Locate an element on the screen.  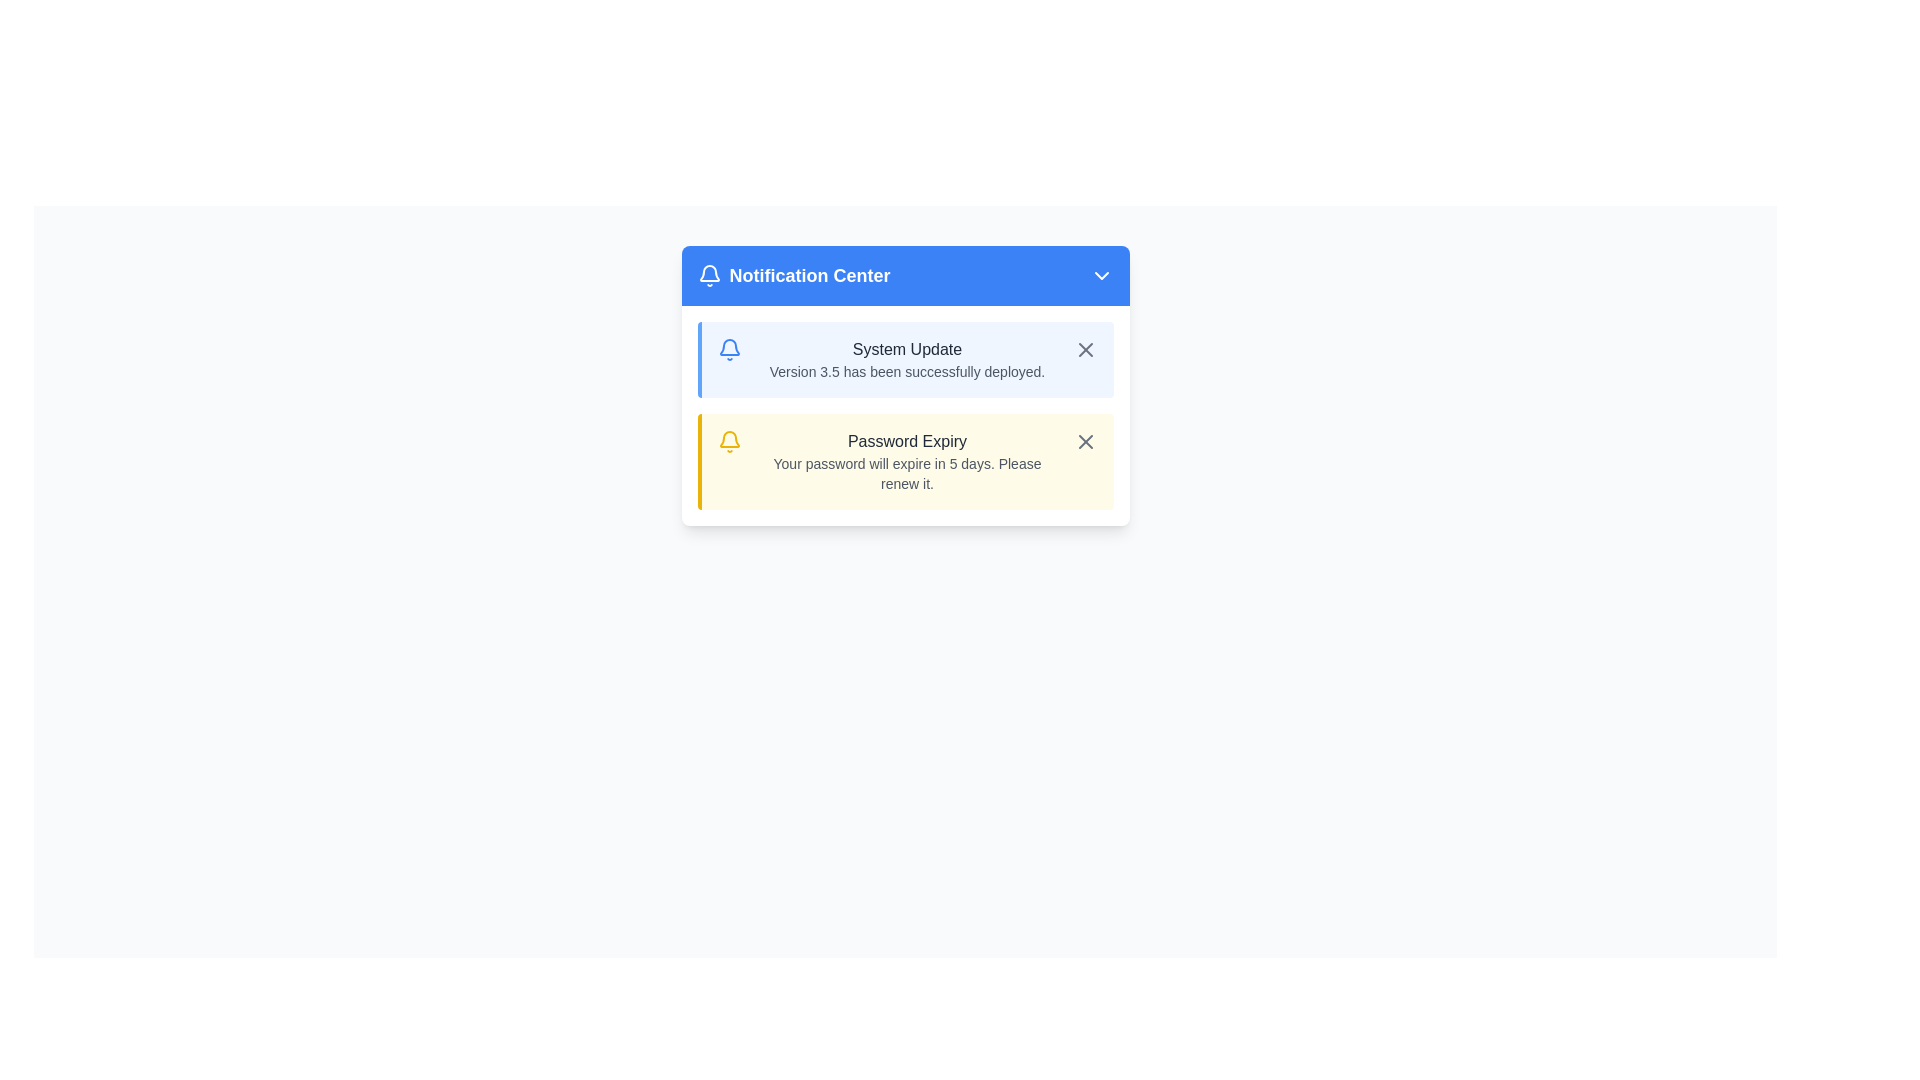
the small downward-pointing chevron icon on the right side of the 'Notification Center' blue header bar is located at coordinates (1100, 276).